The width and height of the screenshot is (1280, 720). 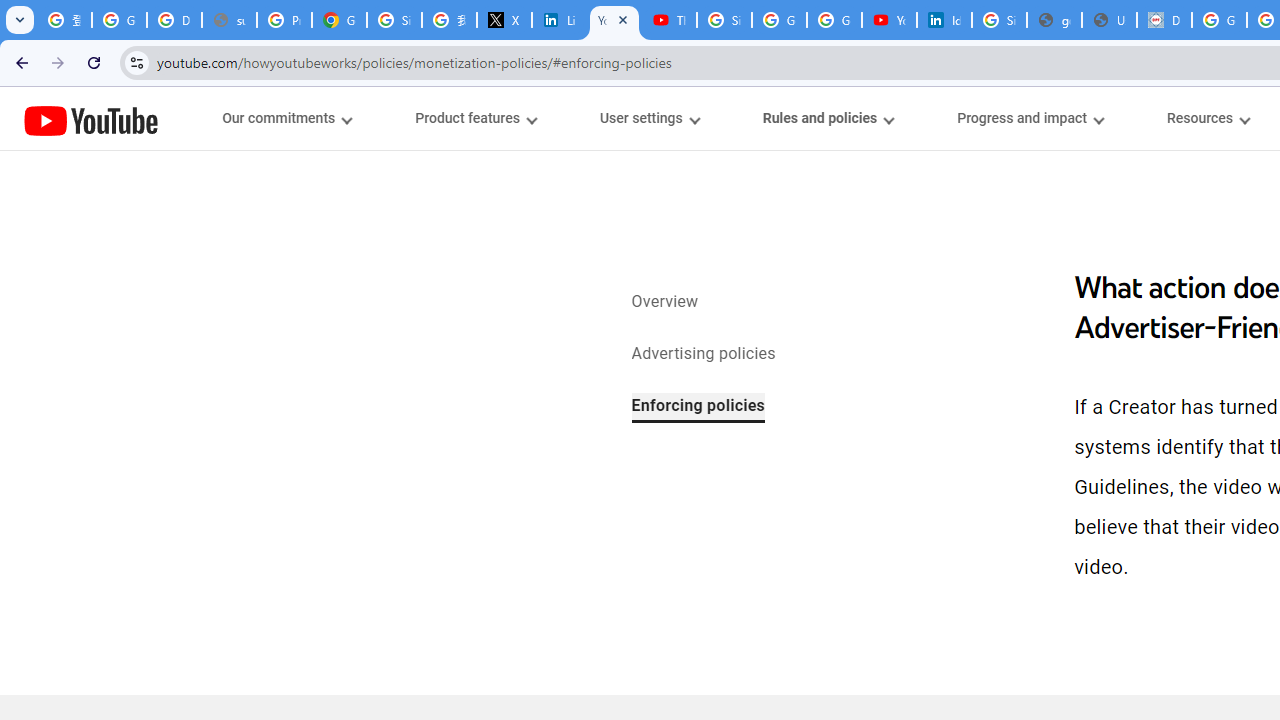 I want to click on 'Data Privacy Framework', so click(x=1164, y=20).